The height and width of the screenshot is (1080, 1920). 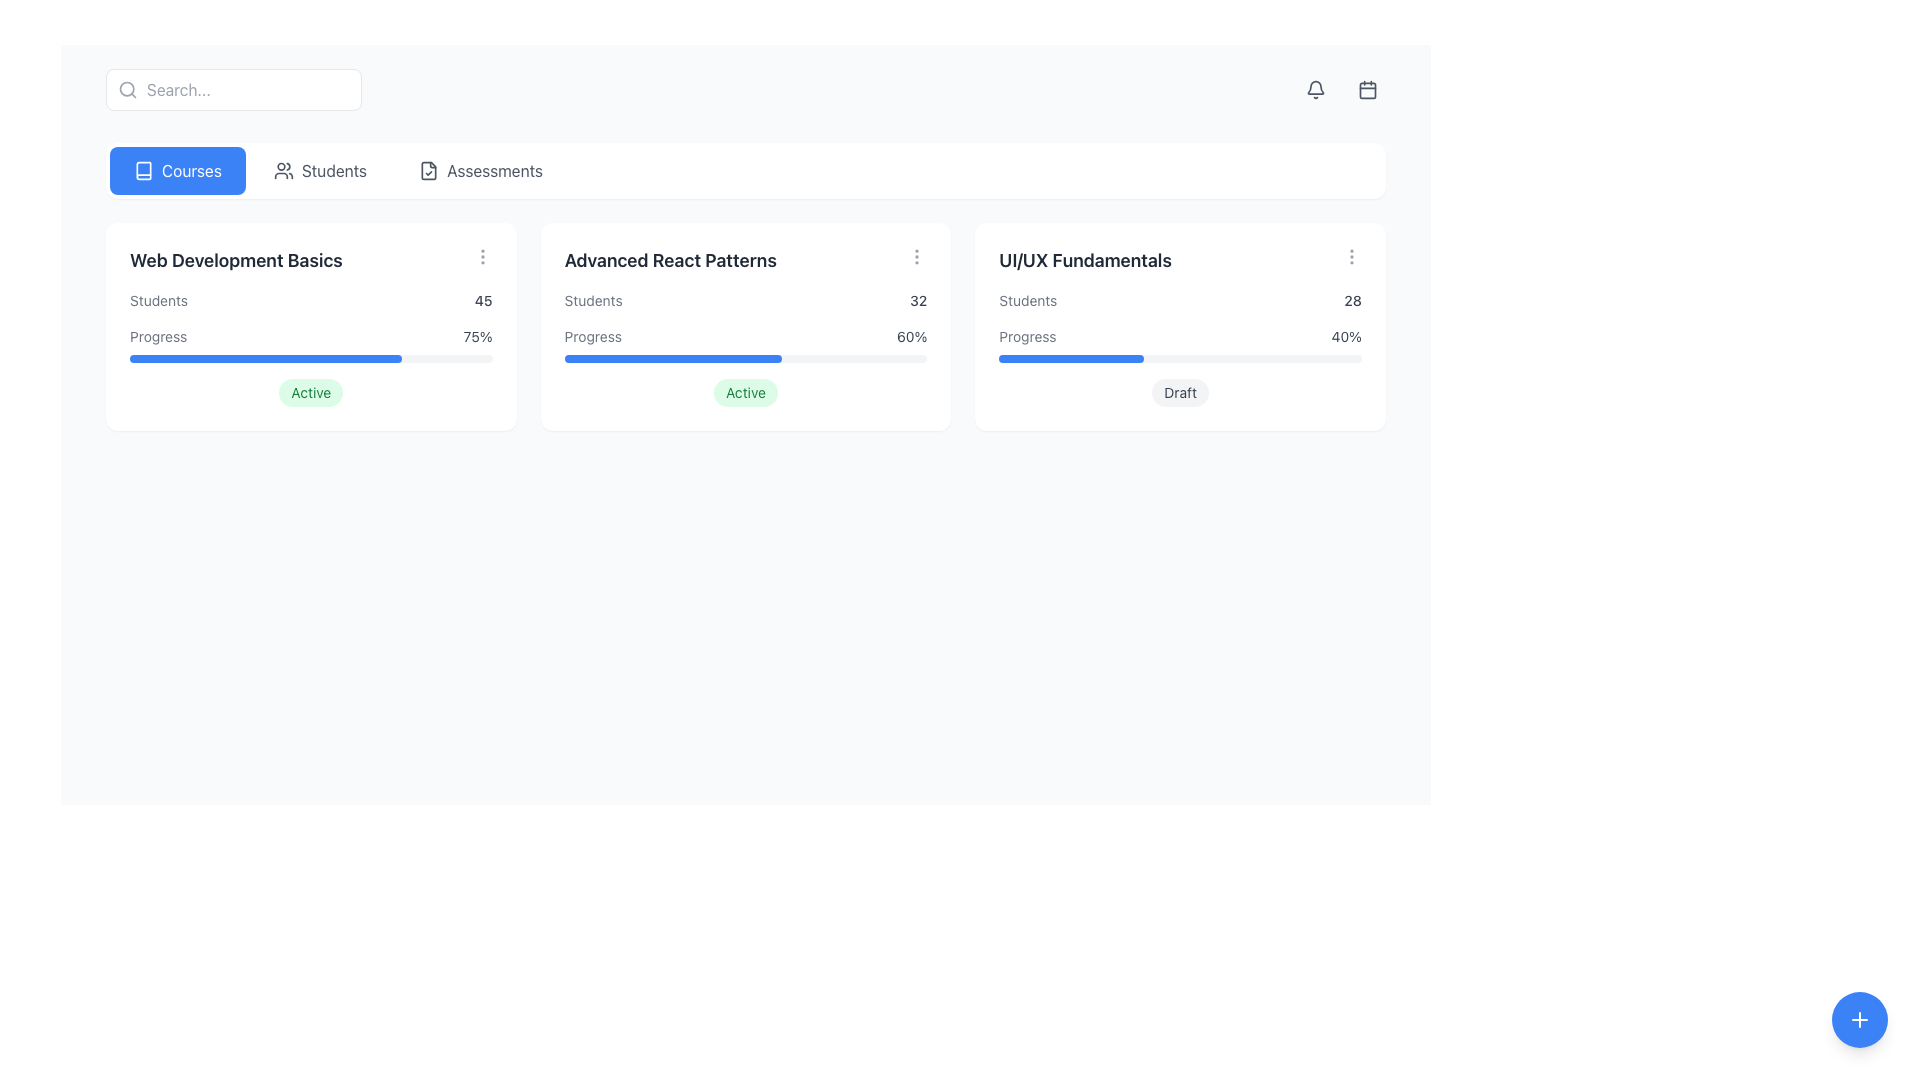 What do you see at coordinates (1367, 88) in the screenshot?
I see `the second interactive circular button from the right in the top-right corner of the interface, which is adjacent to the bell icon button` at bounding box center [1367, 88].